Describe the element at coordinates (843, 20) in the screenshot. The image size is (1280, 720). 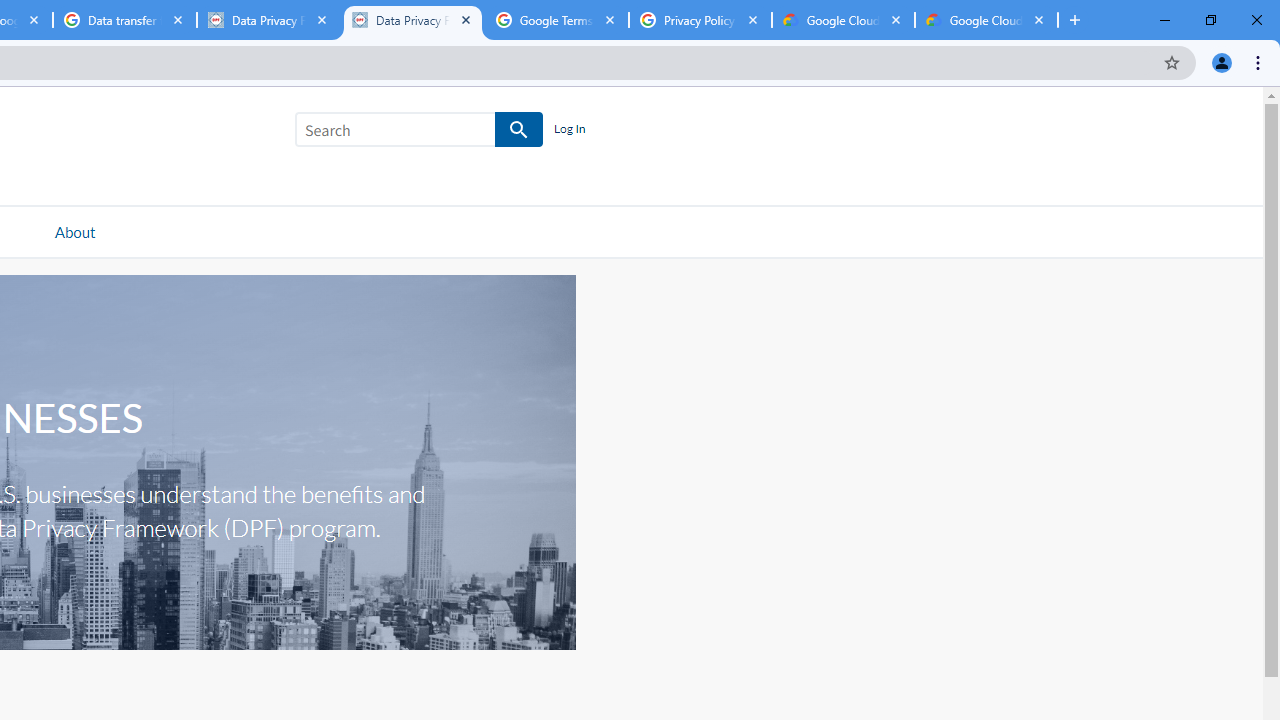
I see `'Google Cloud Privacy Notice'` at that location.